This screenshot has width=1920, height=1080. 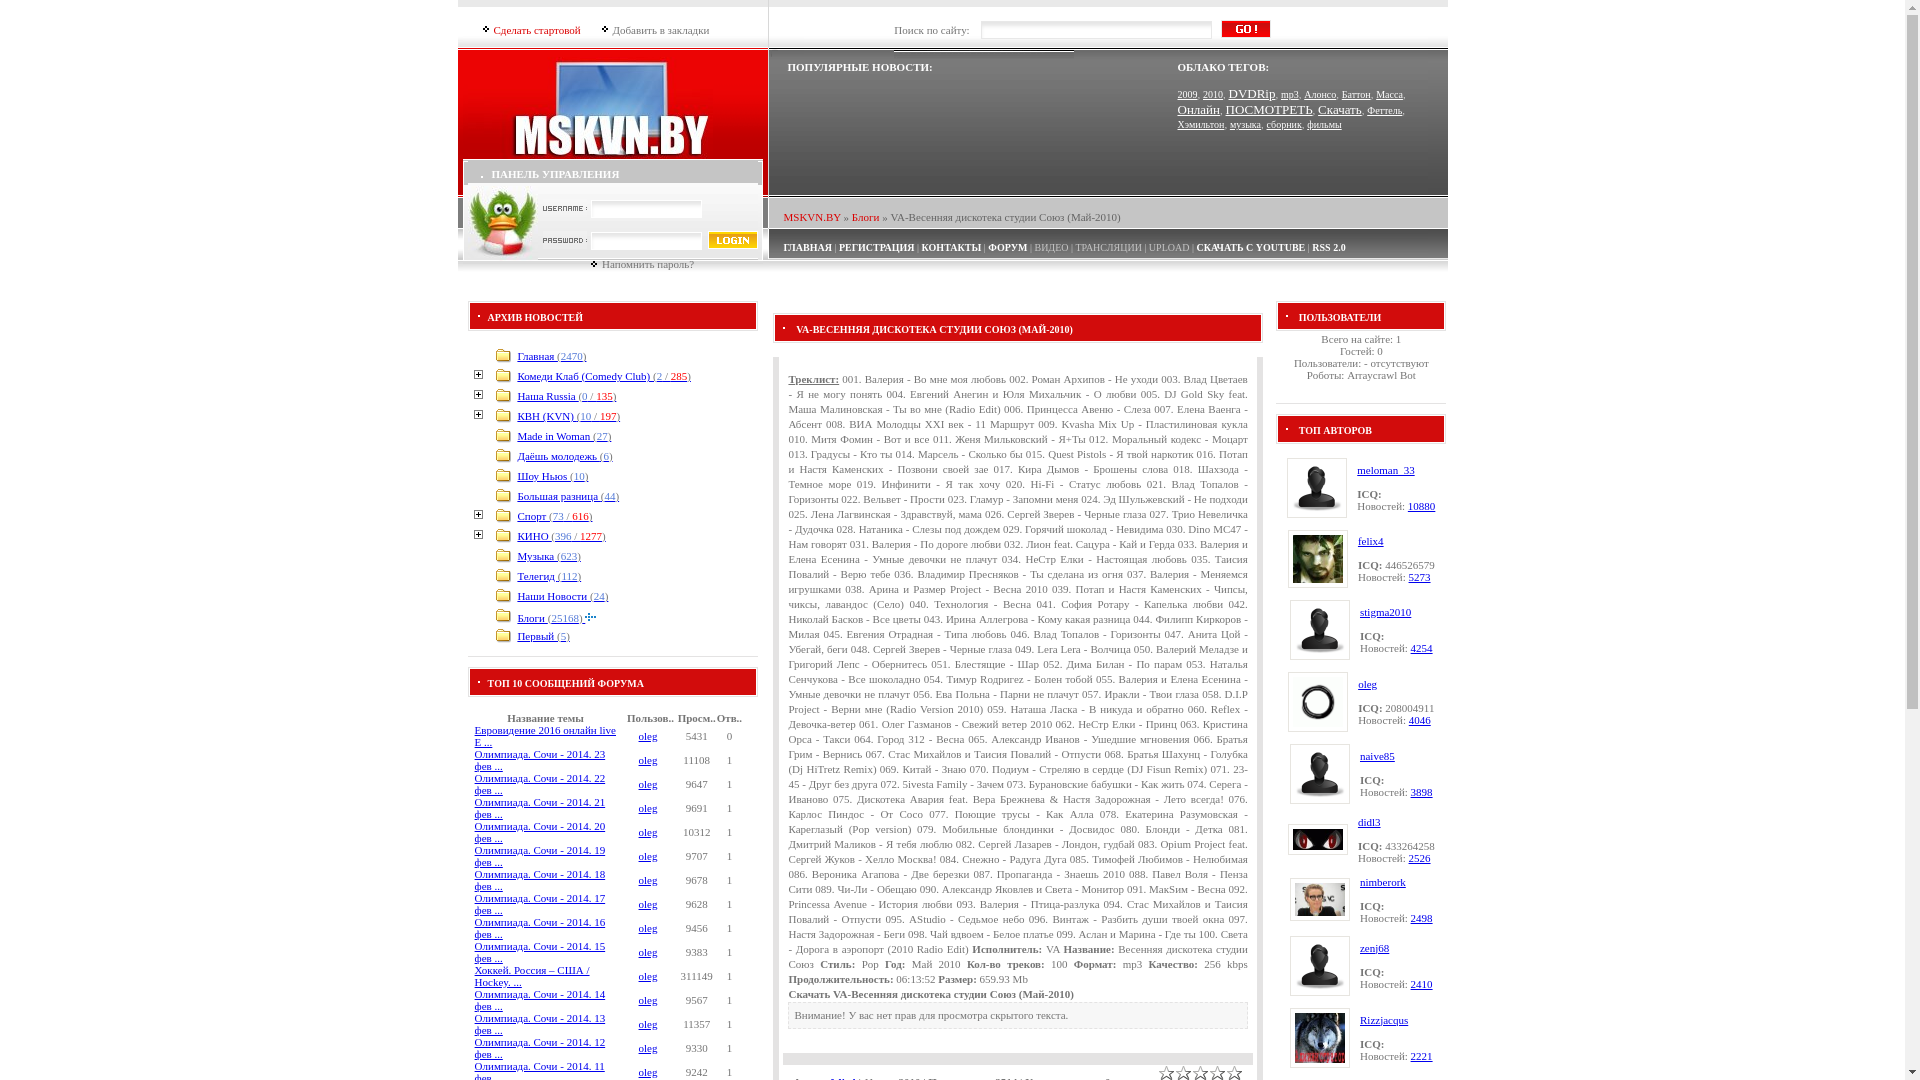 What do you see at coordinates (1370, 540) in the screenshot?
I see `'felix4'` at bounding box center [1370, 540].